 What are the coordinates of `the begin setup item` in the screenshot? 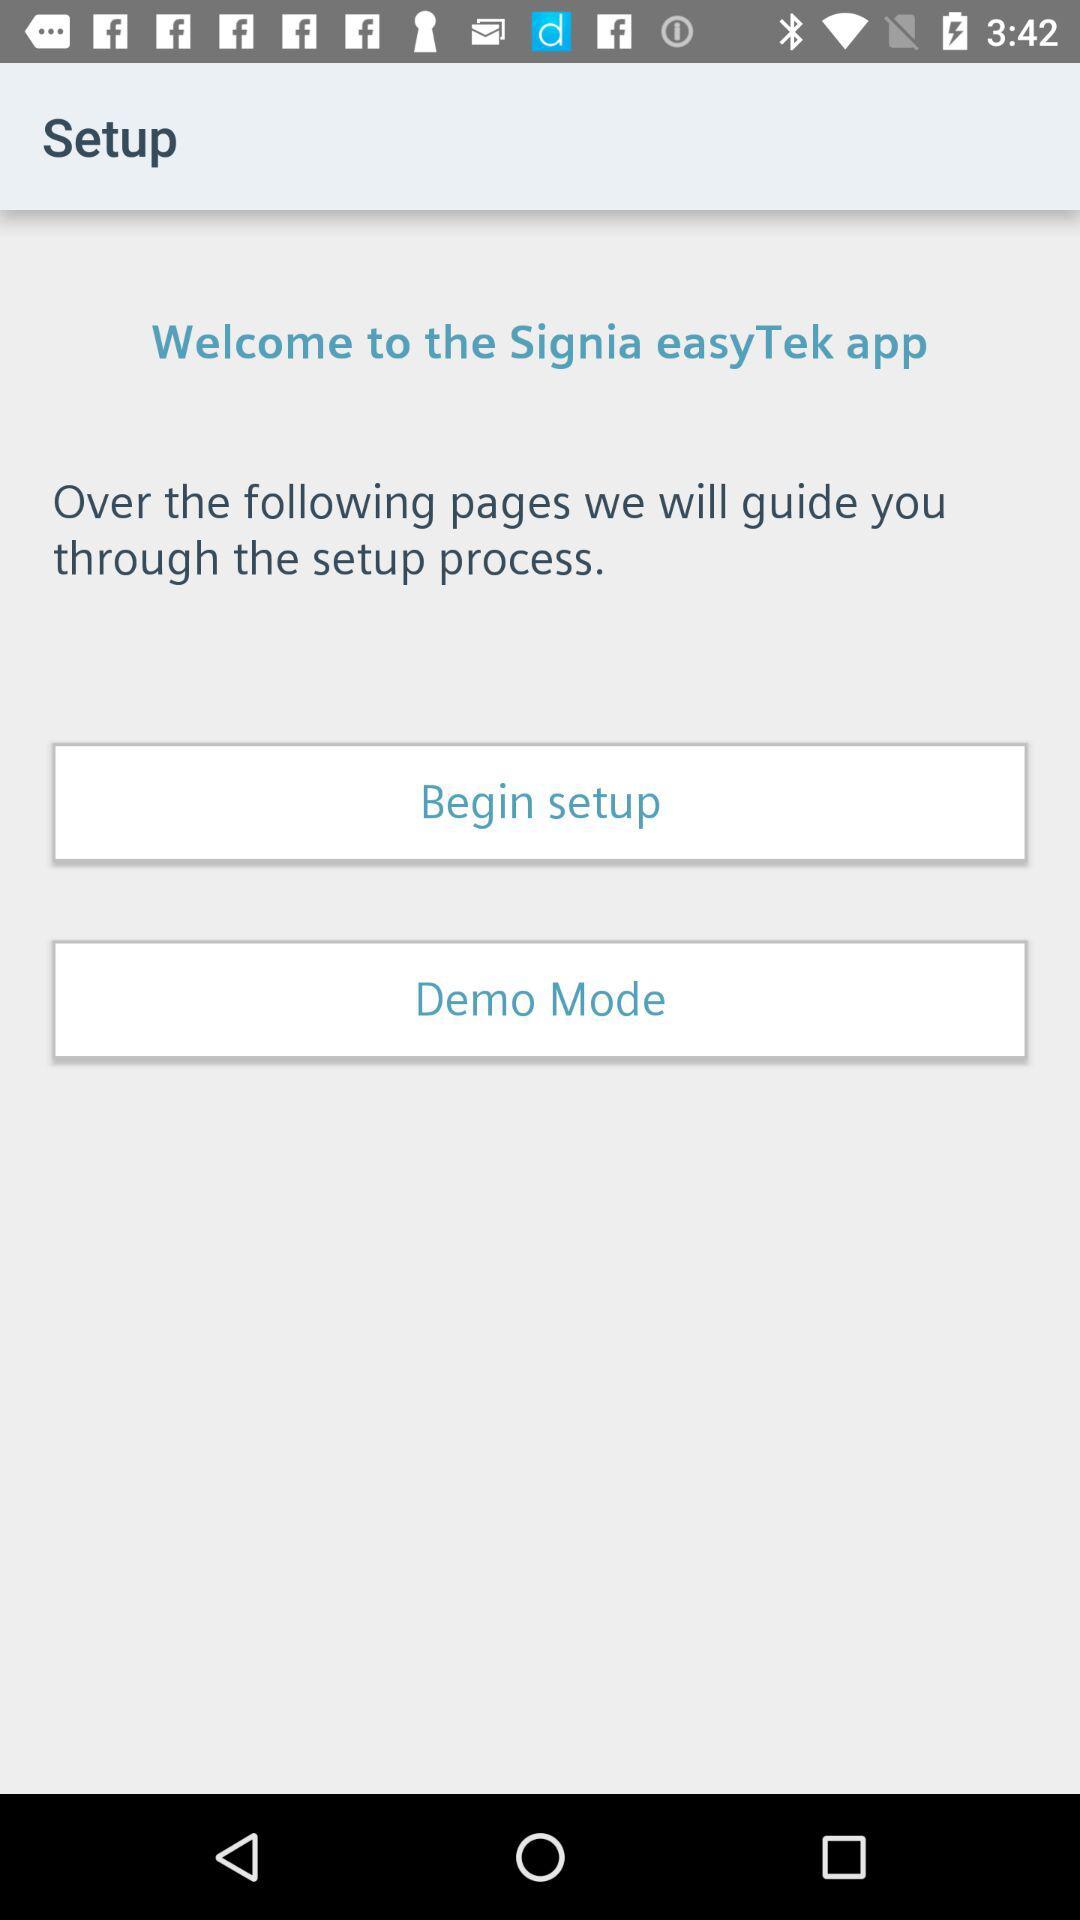 It's located at (540, 802).